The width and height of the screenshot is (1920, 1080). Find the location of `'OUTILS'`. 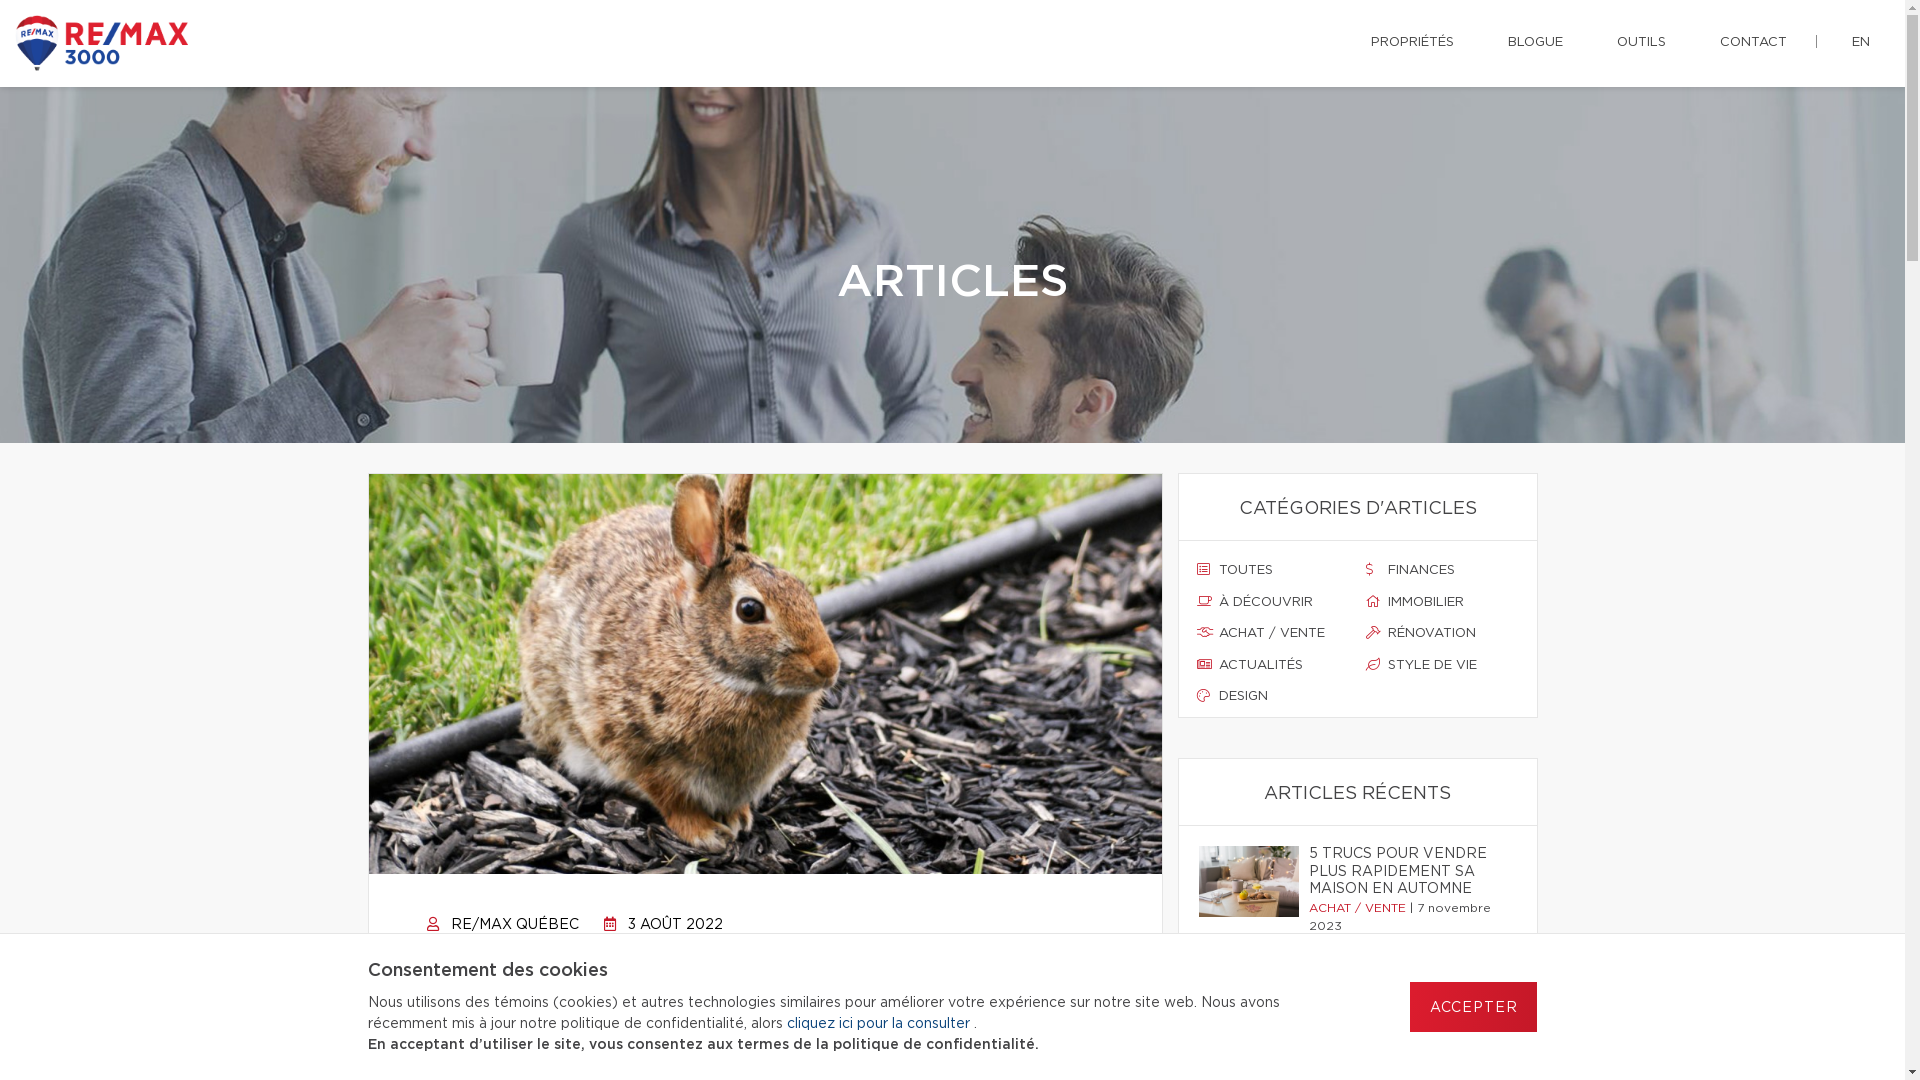

'OUTILS' is located at coordinates (1641, 42).